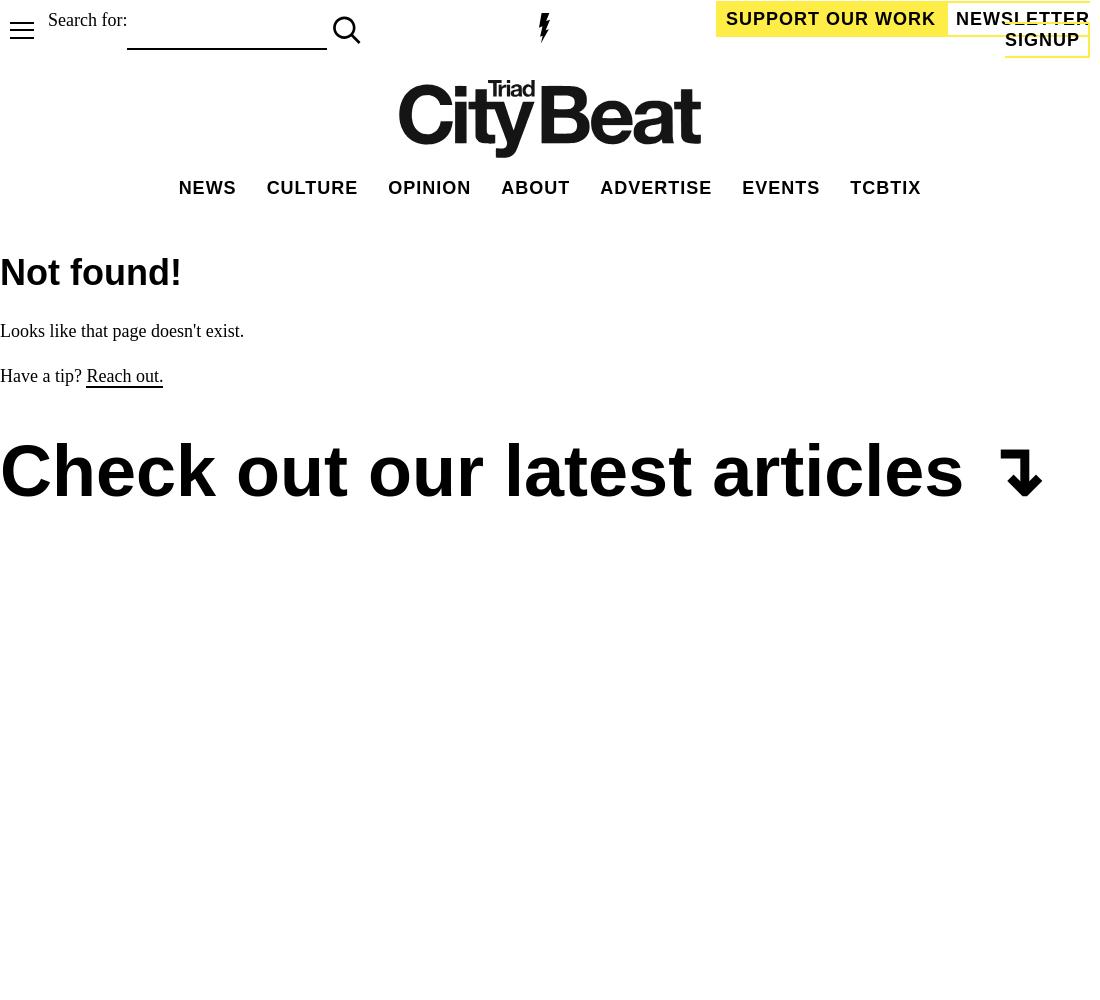 This screenshot has width=1100, height=1000. Describe the element at coordinates (789, 816) in the screenshot. I see `'CityBeat'` at that location.